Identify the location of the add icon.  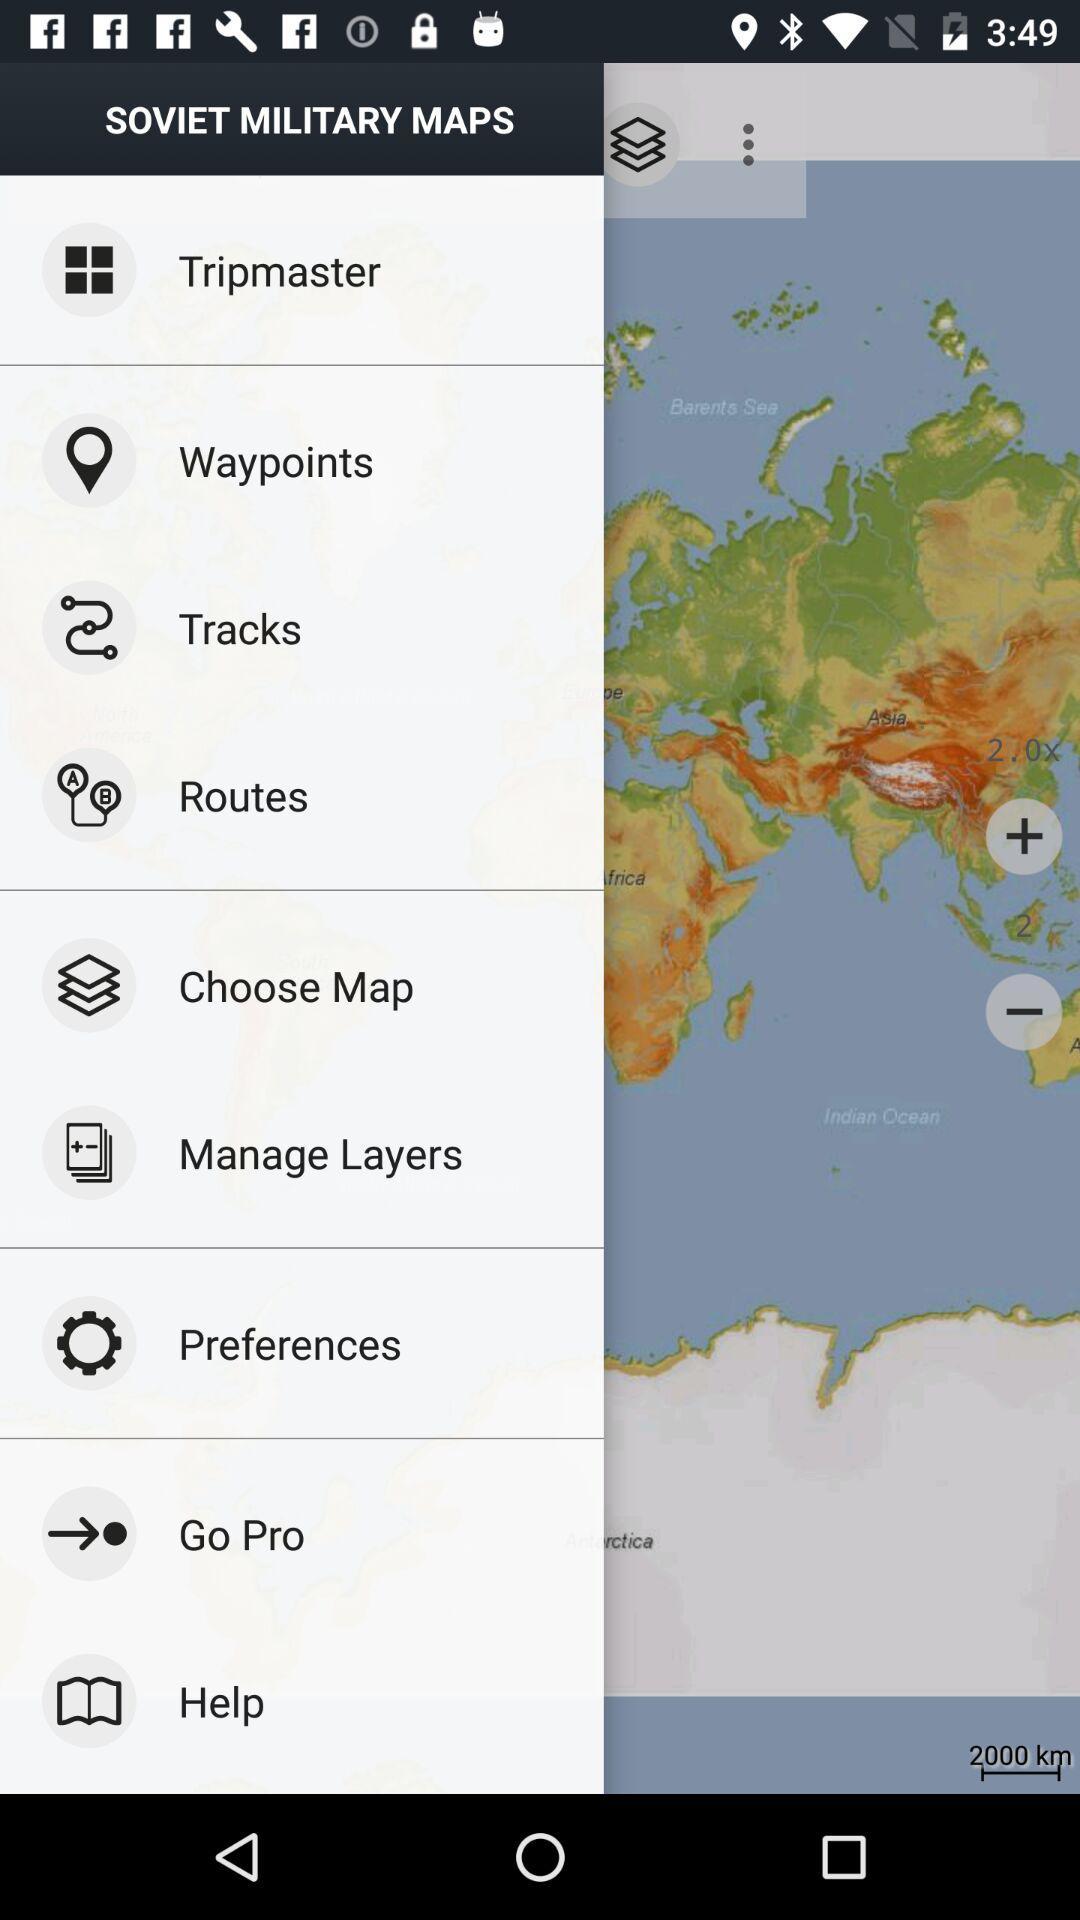
(1024, 836).